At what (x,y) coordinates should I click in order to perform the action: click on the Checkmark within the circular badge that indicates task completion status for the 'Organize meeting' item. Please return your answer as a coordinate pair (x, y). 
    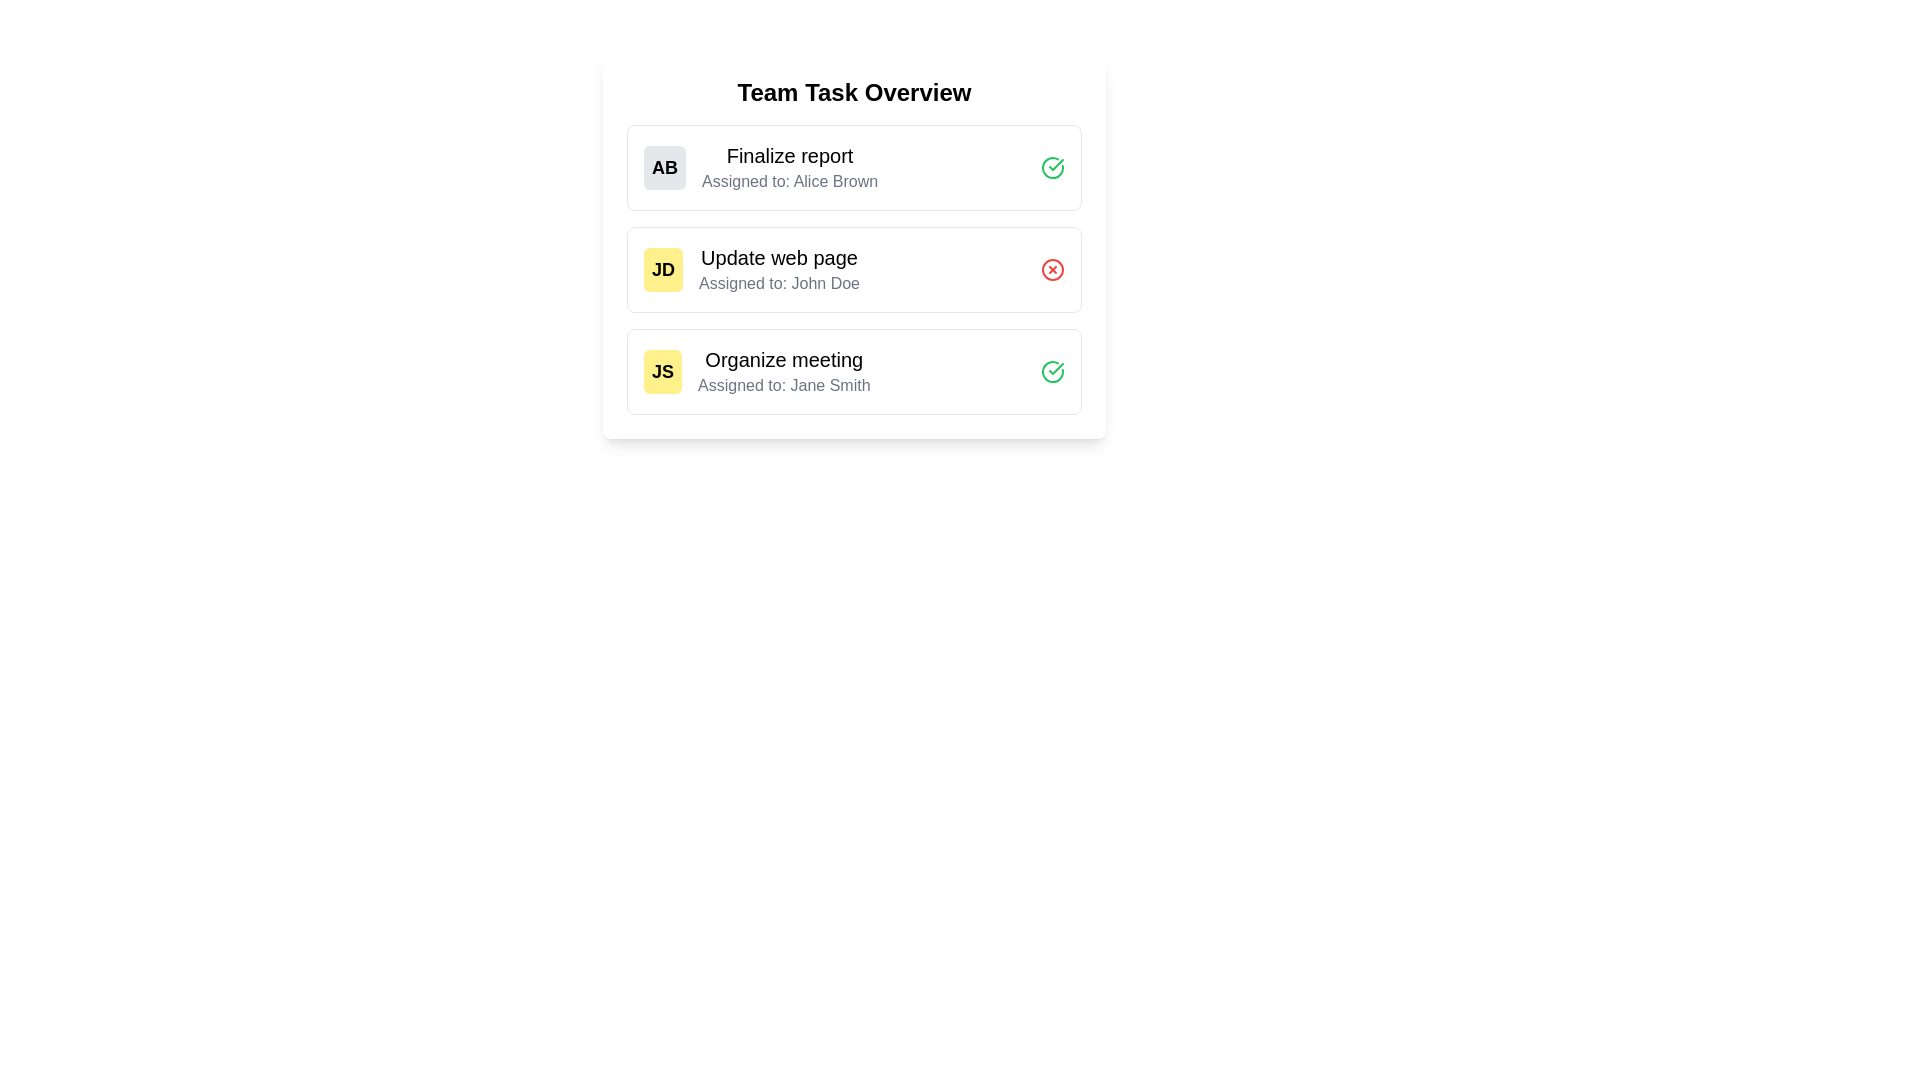
    Looking at the image, I should click on (1055, 164).